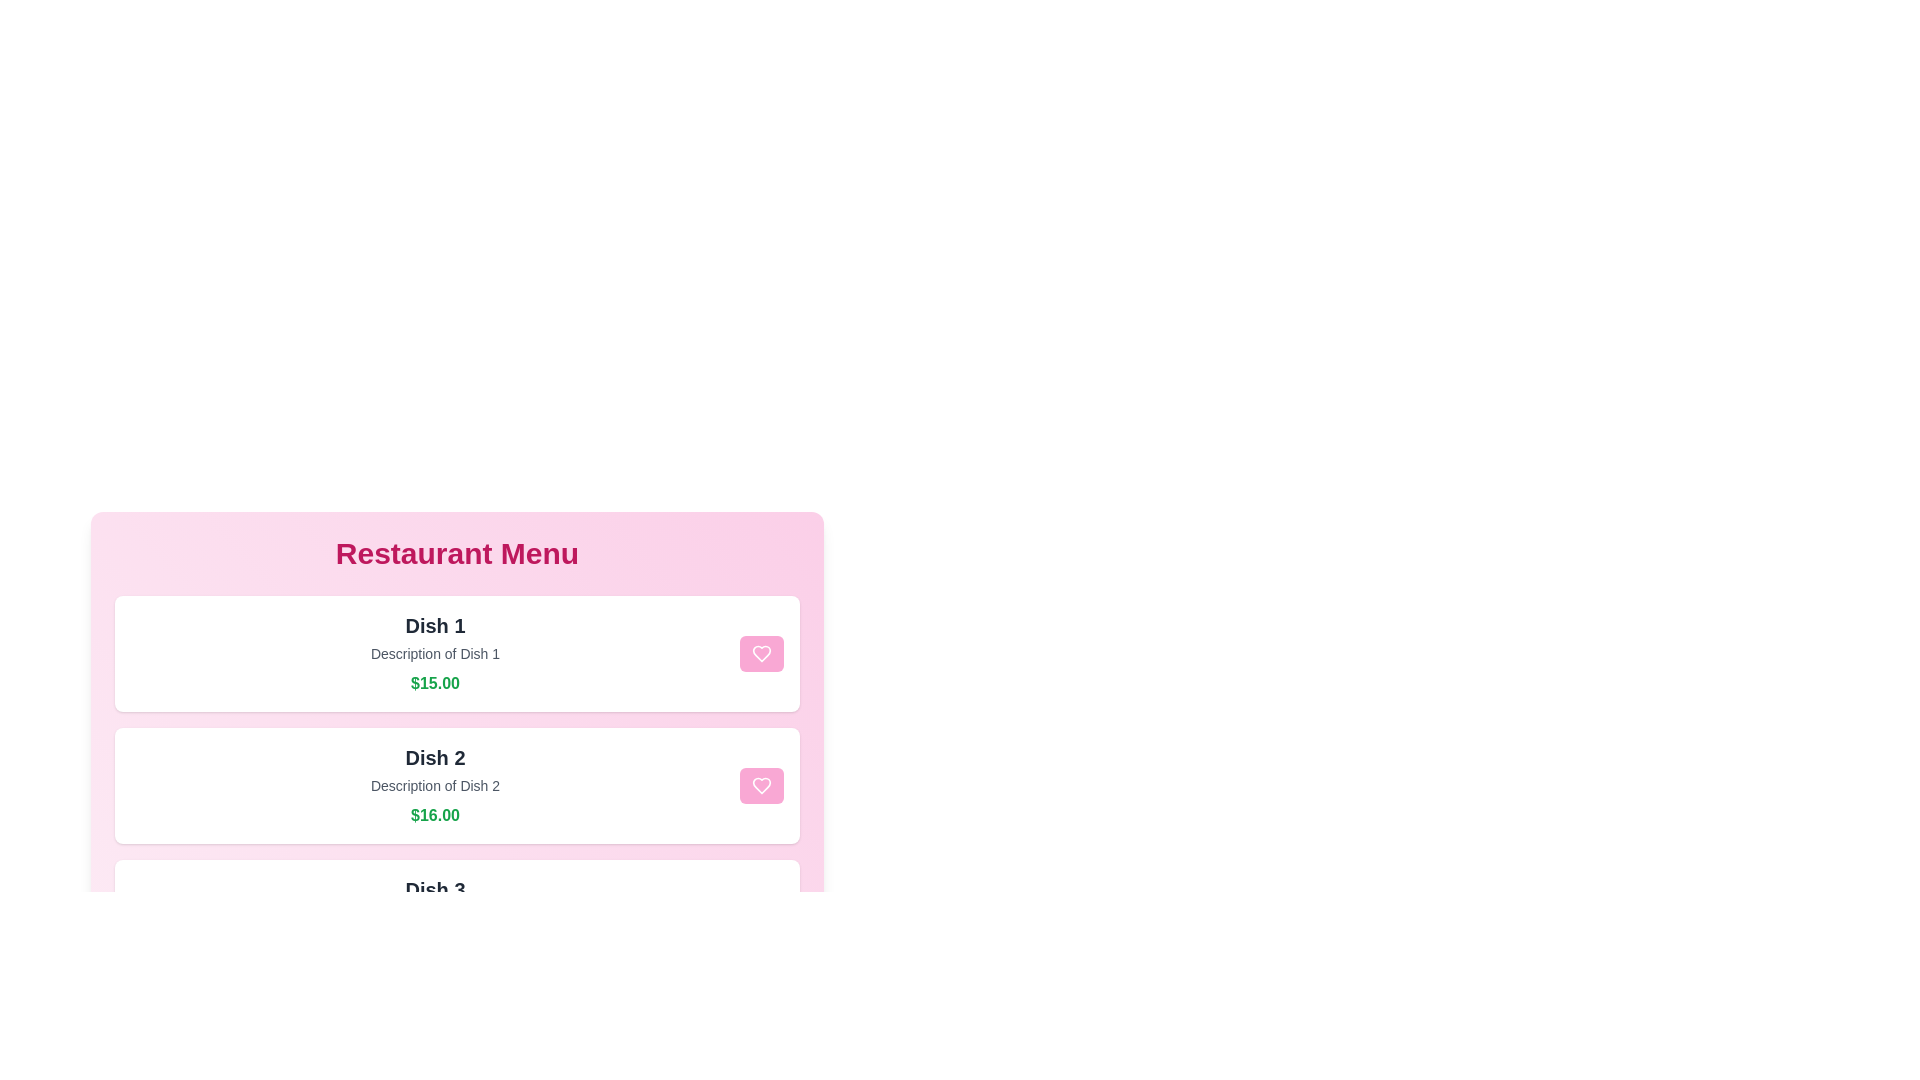  What do you see at coordinates (456, 785) in the screenshot?
I see `the second card in the restaurant menu interface to interact with options inside the element` at bounding box center [456, 785].